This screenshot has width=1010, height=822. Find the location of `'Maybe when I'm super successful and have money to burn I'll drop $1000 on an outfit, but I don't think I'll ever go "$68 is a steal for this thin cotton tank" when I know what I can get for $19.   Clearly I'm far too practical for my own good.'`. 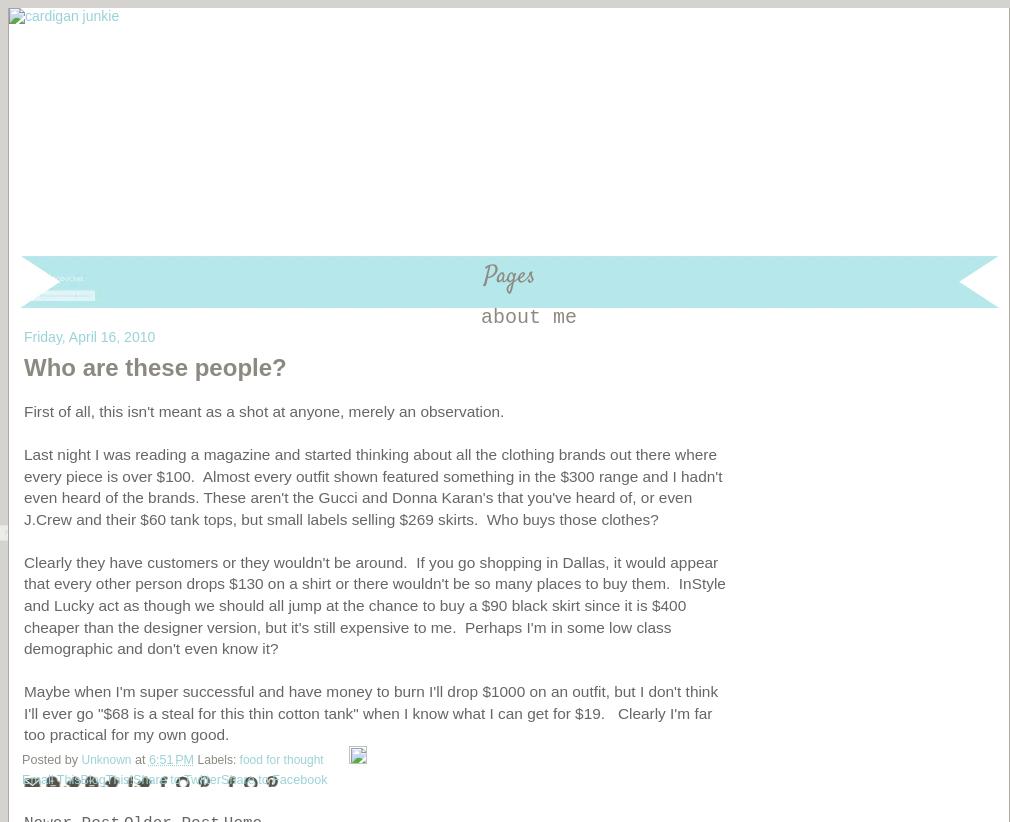

'Maybe when I'm super successful and have money to burn I'll drop $1000 on an outfit, but I don't think I'll ever go "$68 is a steal for this thin cotton tank" when I know what I can get for $19.   Clearly I'm far too practical for my own good.' is located at coordinates (23, 713).